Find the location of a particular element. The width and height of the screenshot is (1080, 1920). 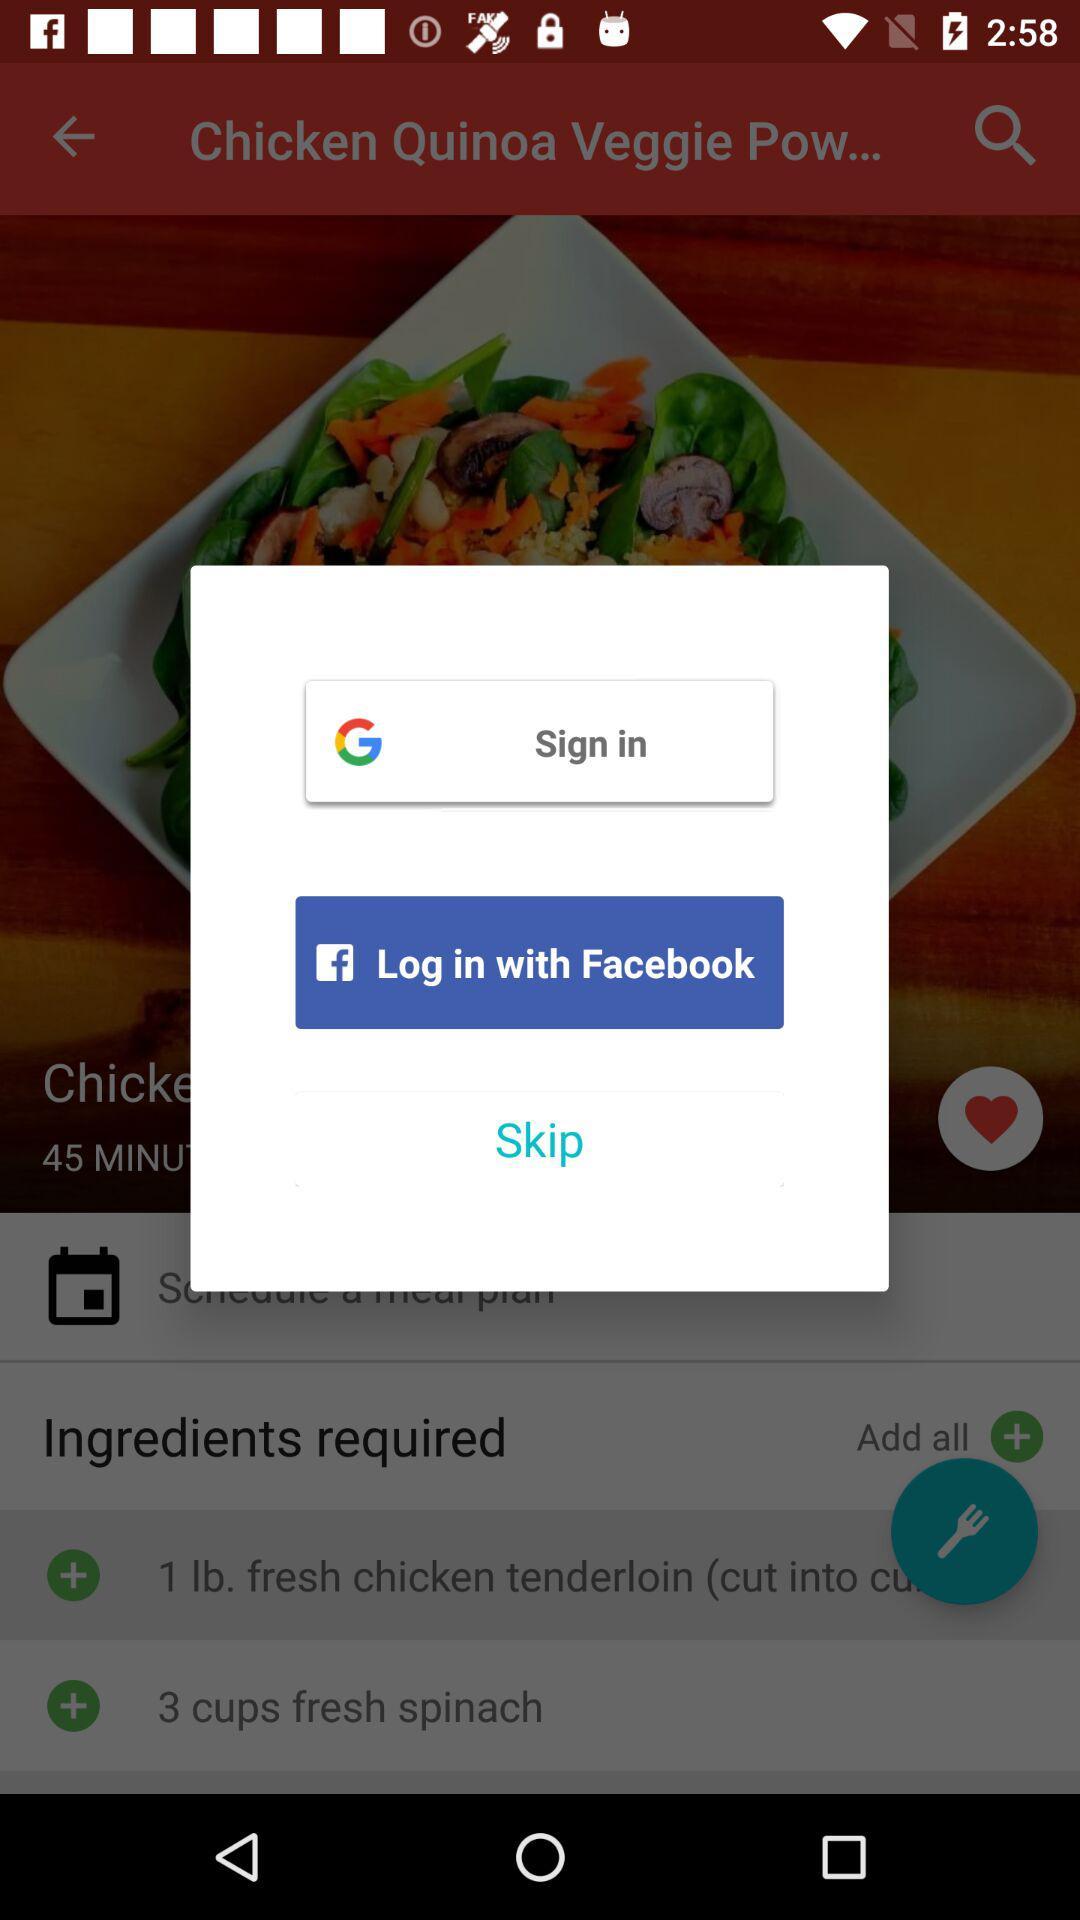

the item above the skip item is located at coordinates (538, 962).